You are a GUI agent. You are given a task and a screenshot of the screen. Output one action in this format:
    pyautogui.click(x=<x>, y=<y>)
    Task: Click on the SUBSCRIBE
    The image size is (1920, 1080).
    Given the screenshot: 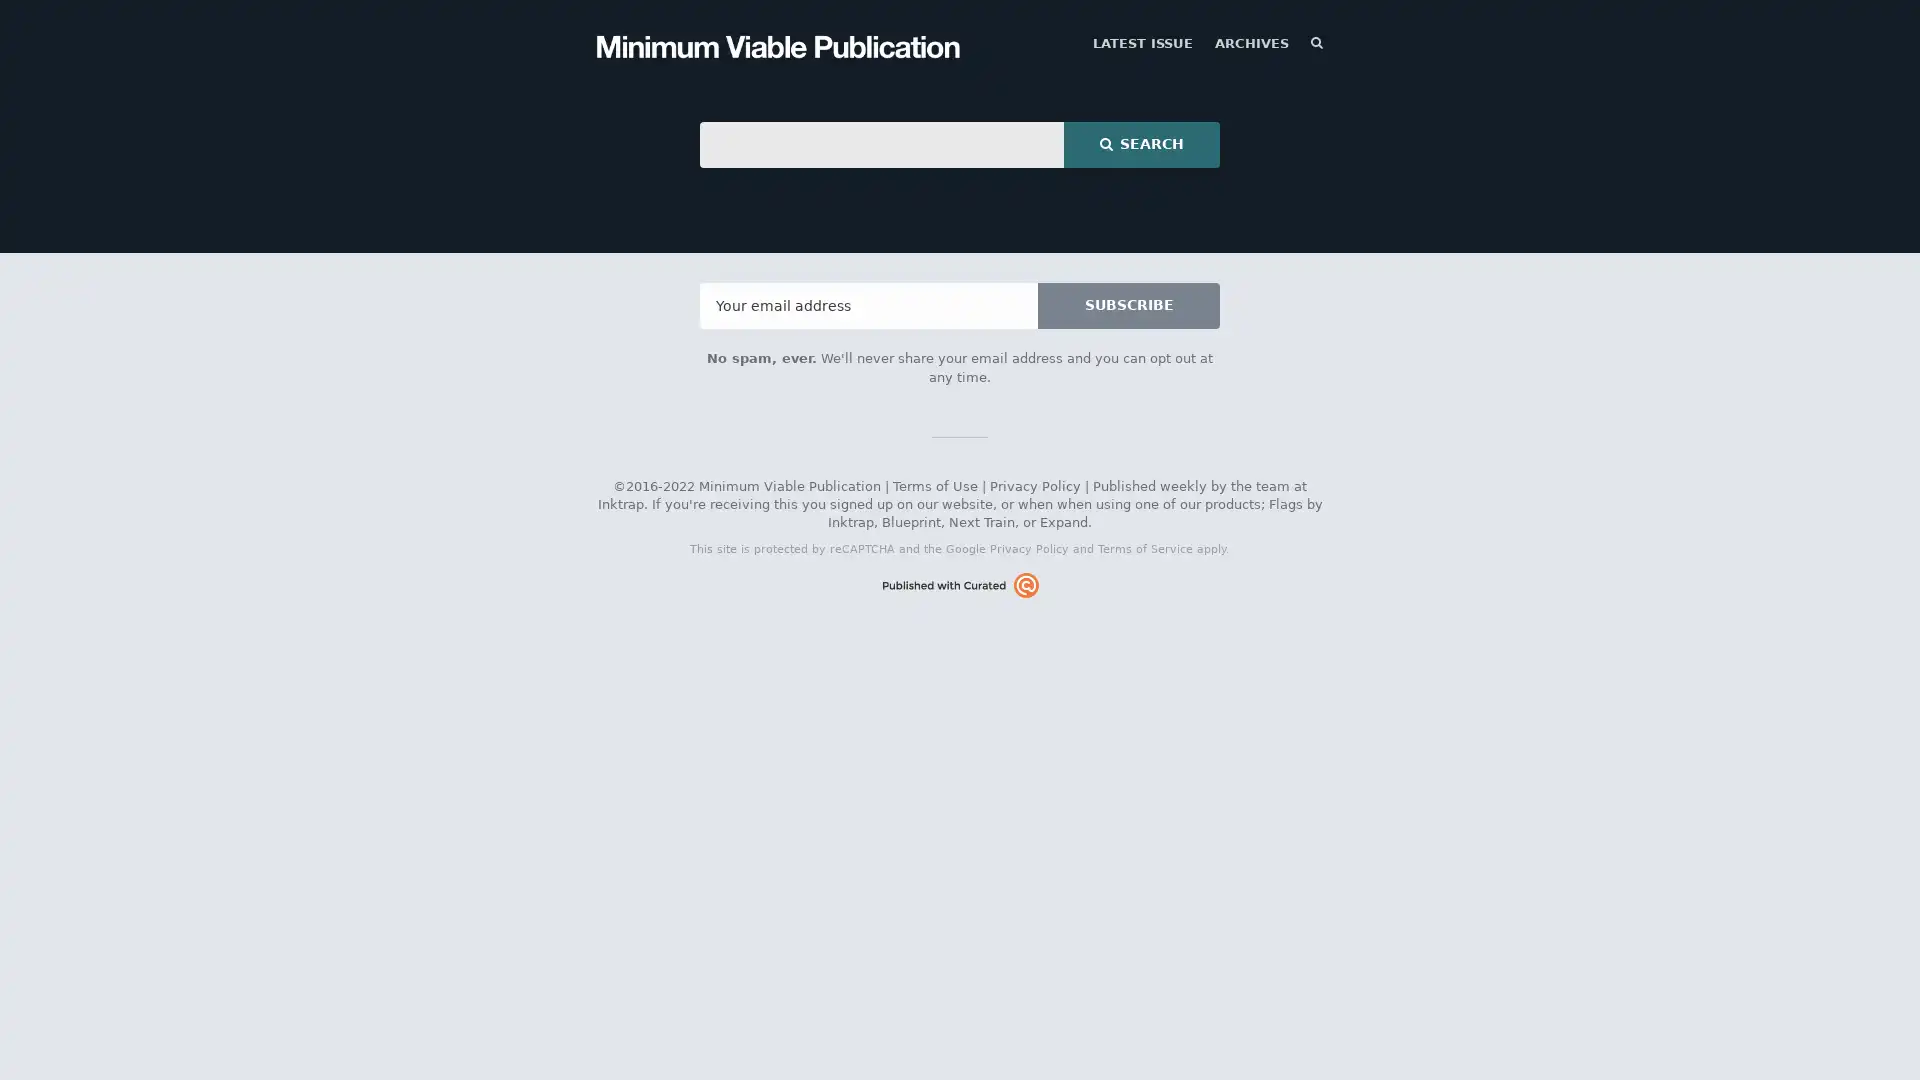 What is the action you would take?
    pyautogui.click(x=1128, y=304)
    